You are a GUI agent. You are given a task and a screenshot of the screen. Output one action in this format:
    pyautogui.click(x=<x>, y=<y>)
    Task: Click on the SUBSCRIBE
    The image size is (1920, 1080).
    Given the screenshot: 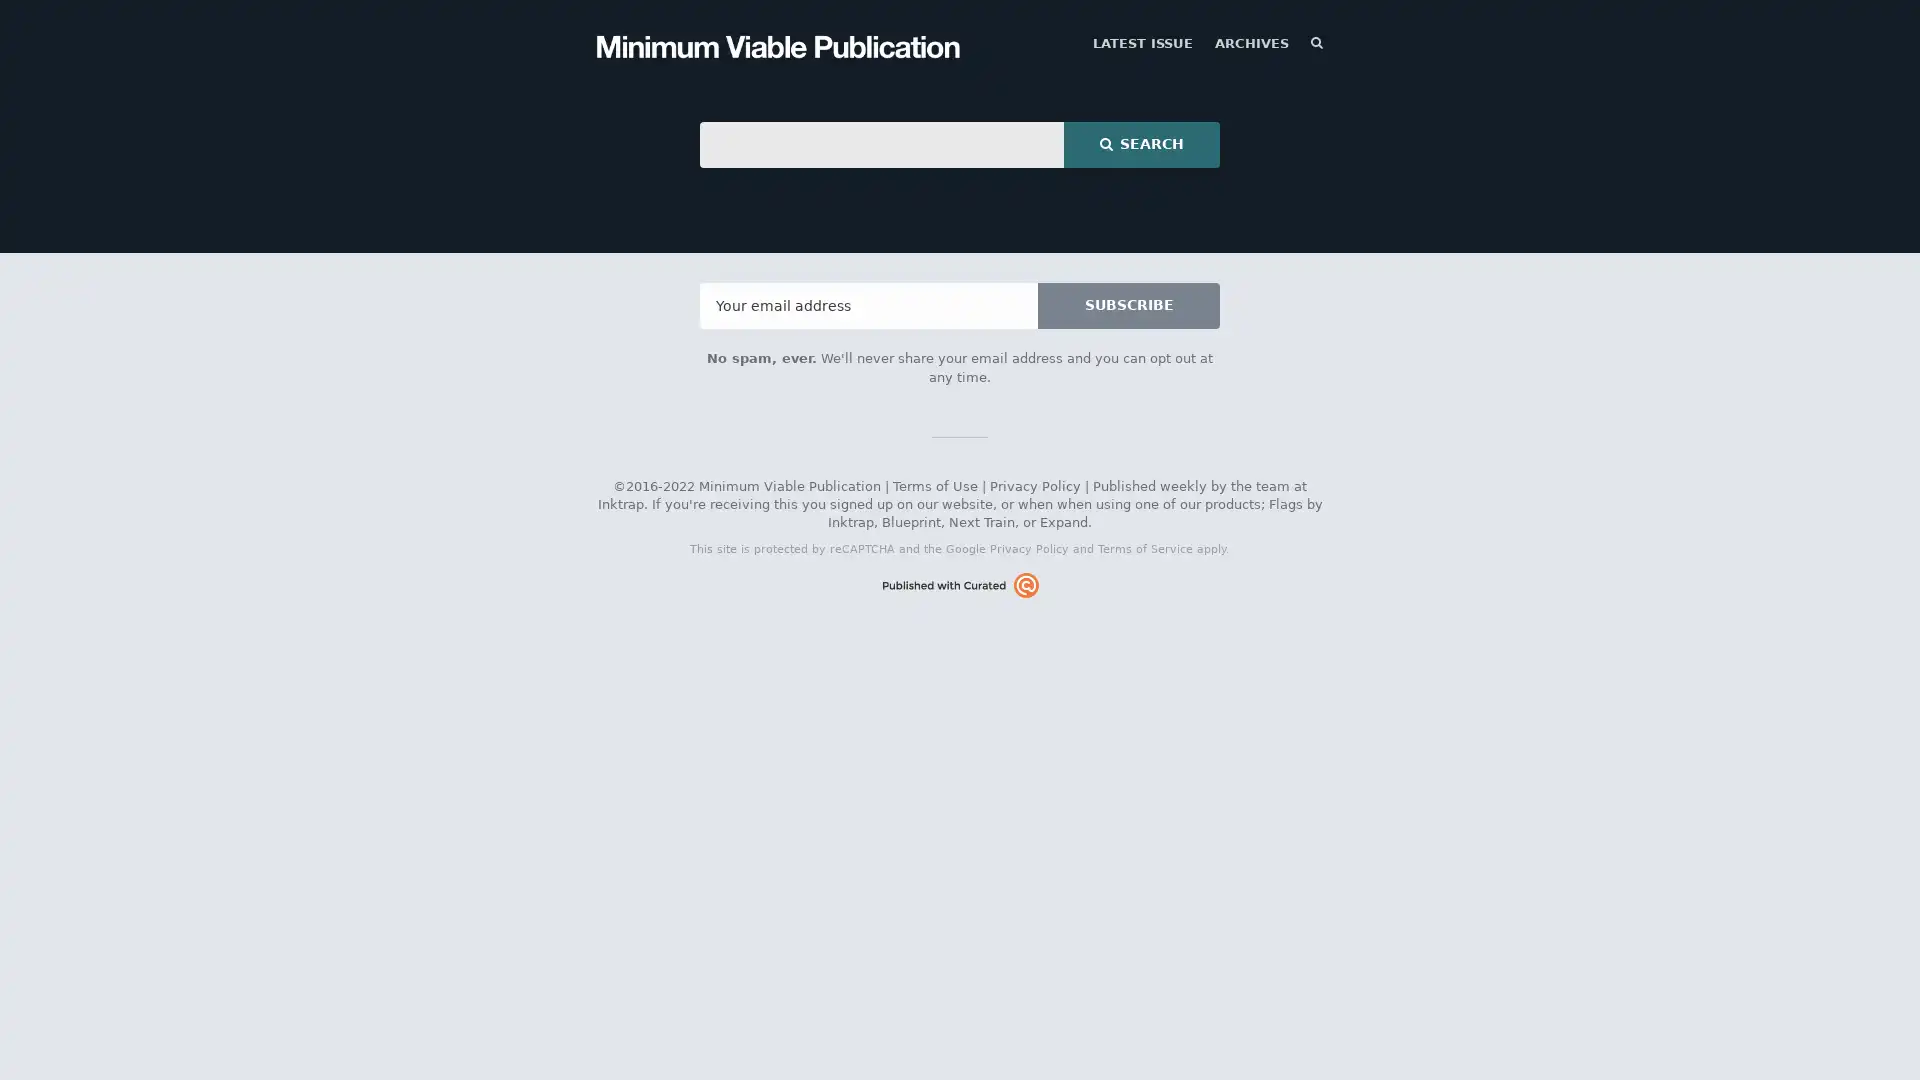 What is the action you would take?
    pyautogui.click(x=1128, y=304)
    